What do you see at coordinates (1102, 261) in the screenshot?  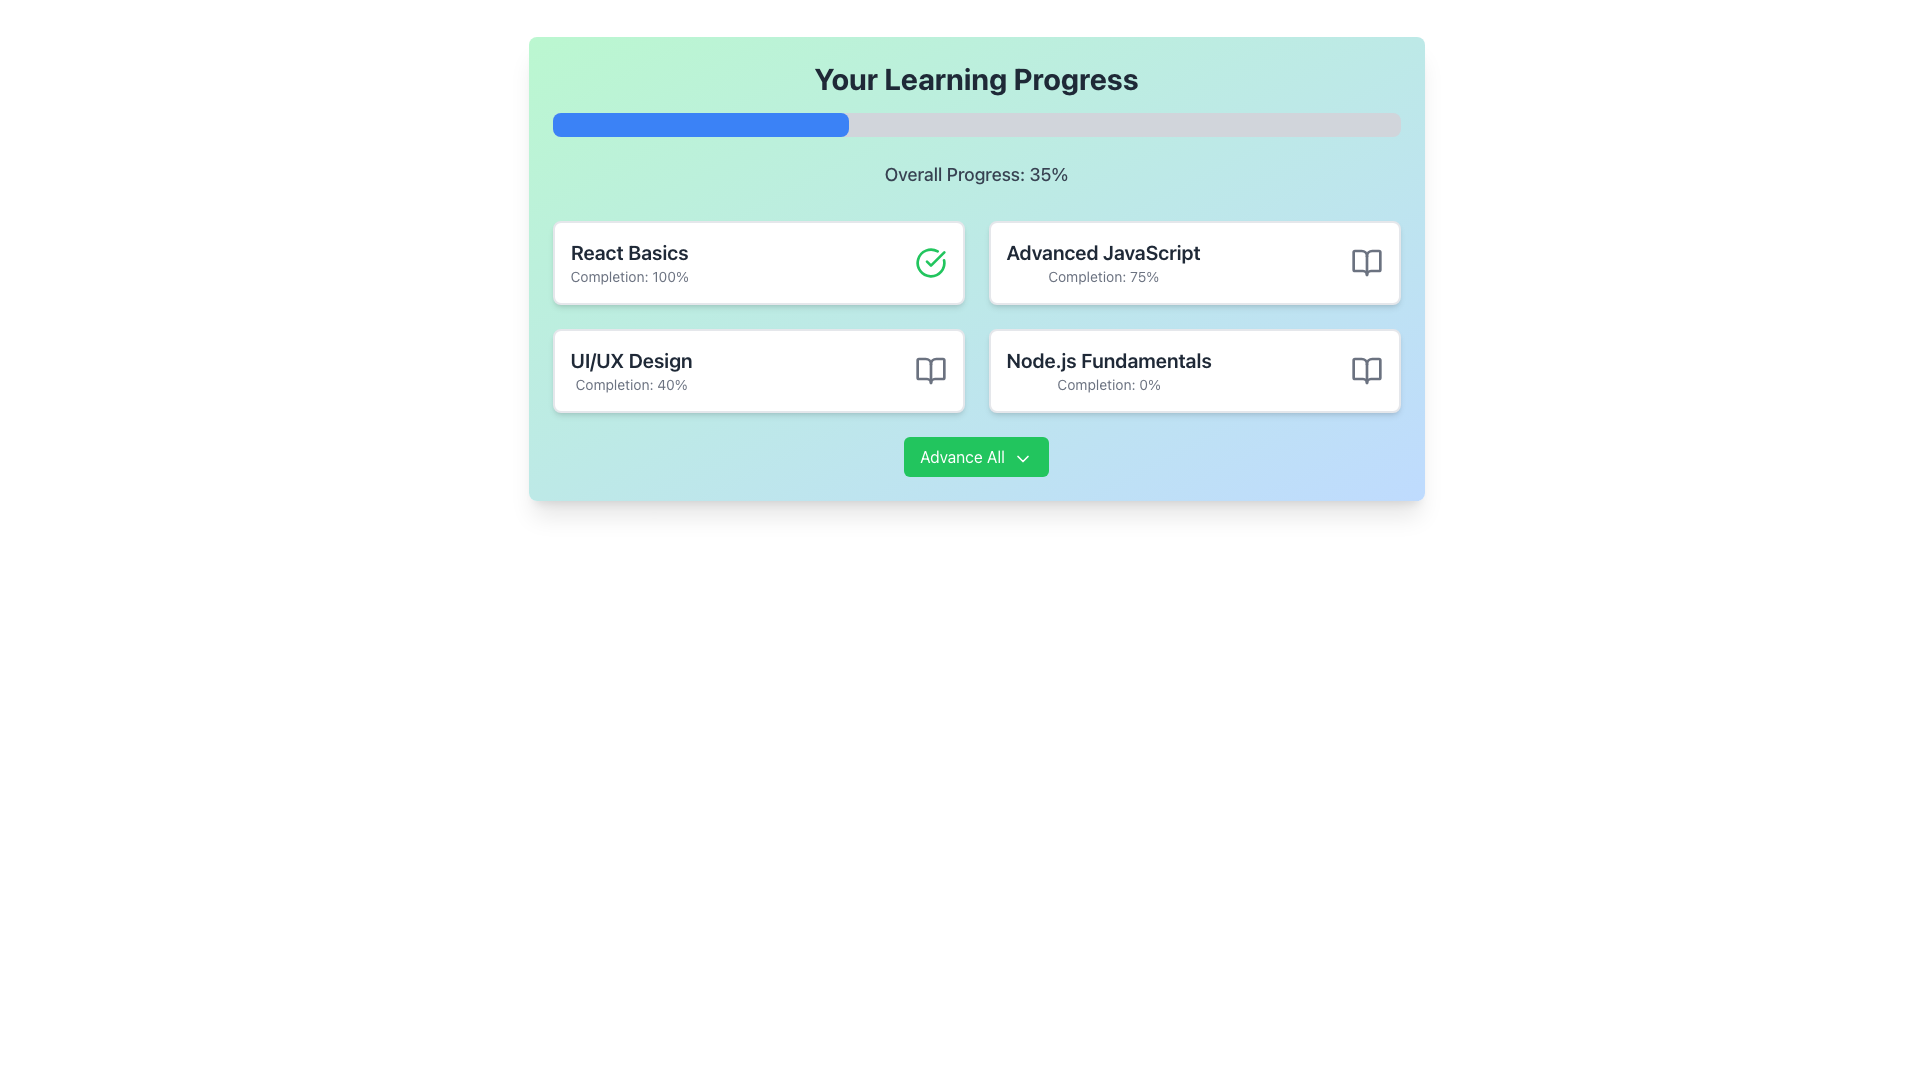 I see `the text and progress indicator display for the course titled 'Advanced JavaScript', which shows a completion status of 75%, located on the right side of the learning progress interface` at bounding box center [1102, 261].